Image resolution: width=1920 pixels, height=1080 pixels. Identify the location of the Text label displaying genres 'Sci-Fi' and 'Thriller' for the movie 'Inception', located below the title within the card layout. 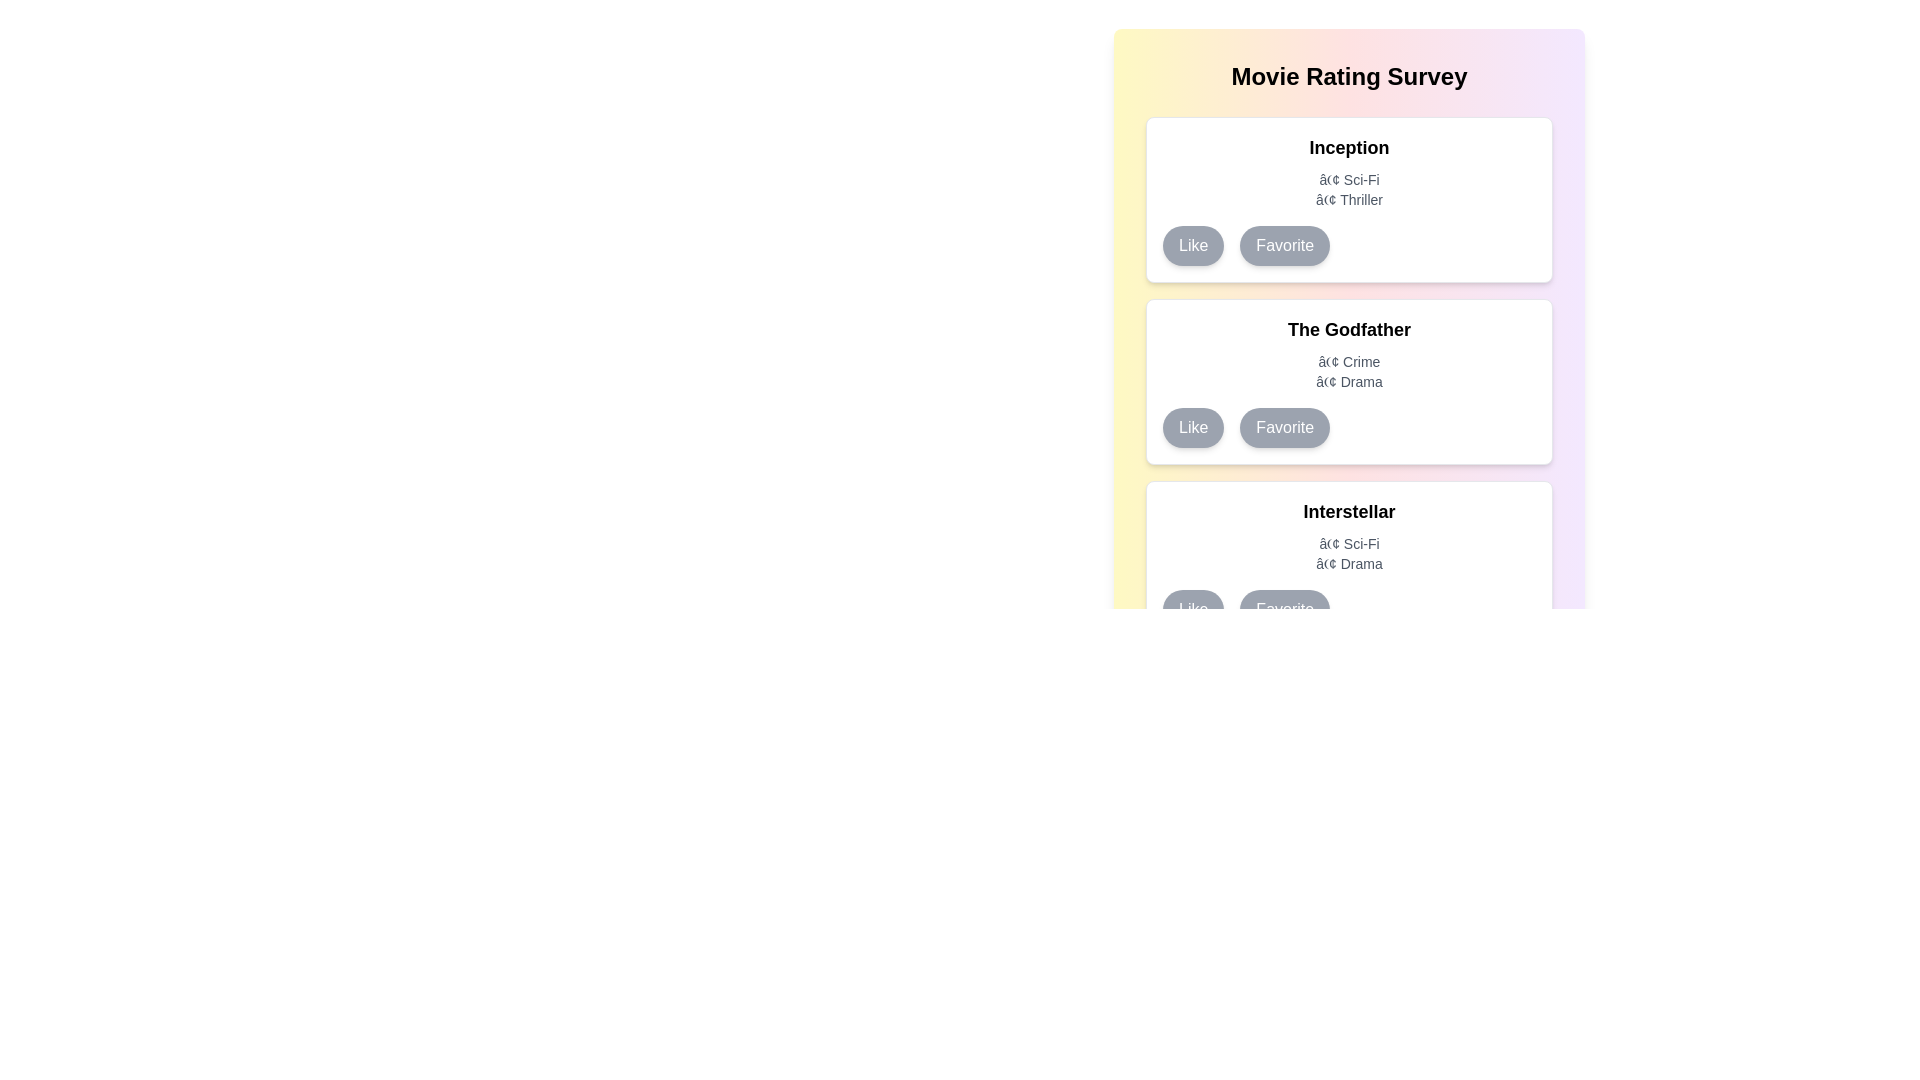
(1349, 189).